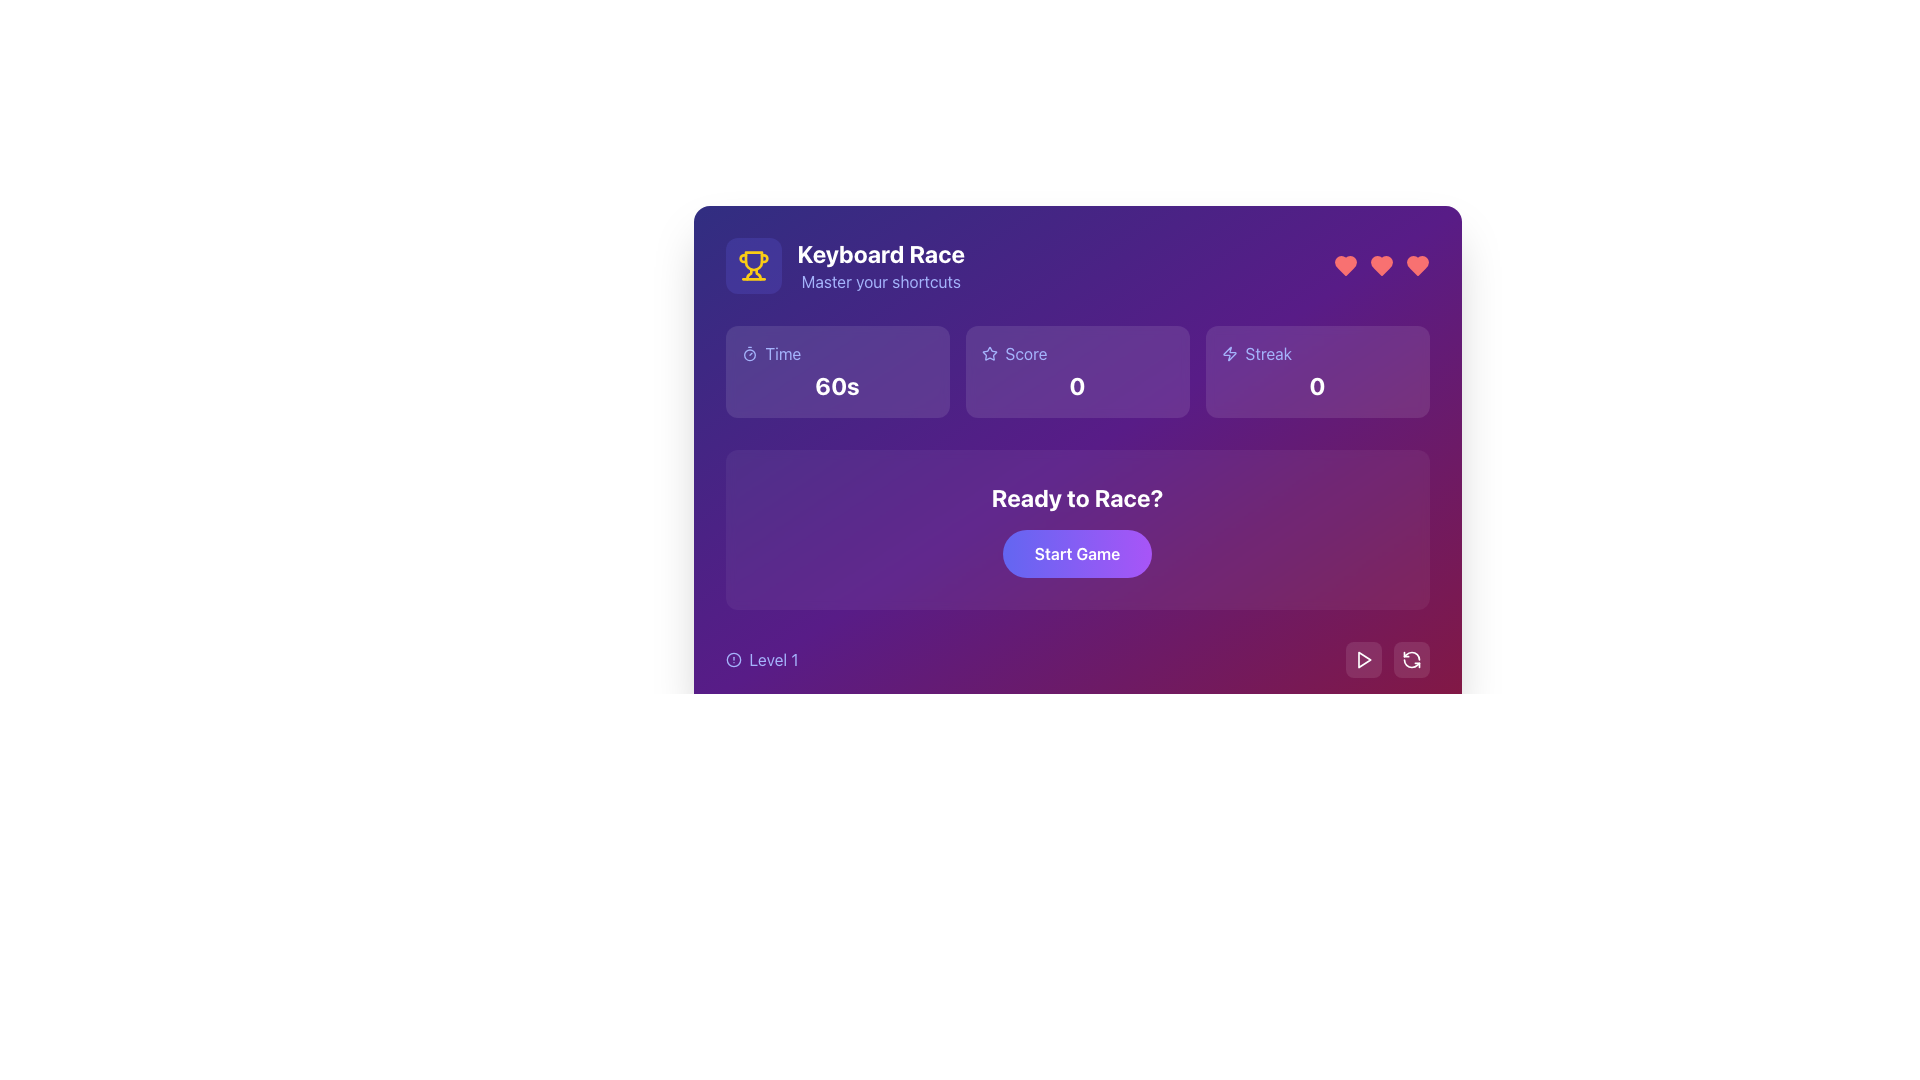 The image size is (1920, 1080). Describe the element at coordinates (752, 265) in the screenshot. I see `the trophy icon with a yellow outline on a purple background, which is located to the left of the 'Keyboard Race' title text` at that location.